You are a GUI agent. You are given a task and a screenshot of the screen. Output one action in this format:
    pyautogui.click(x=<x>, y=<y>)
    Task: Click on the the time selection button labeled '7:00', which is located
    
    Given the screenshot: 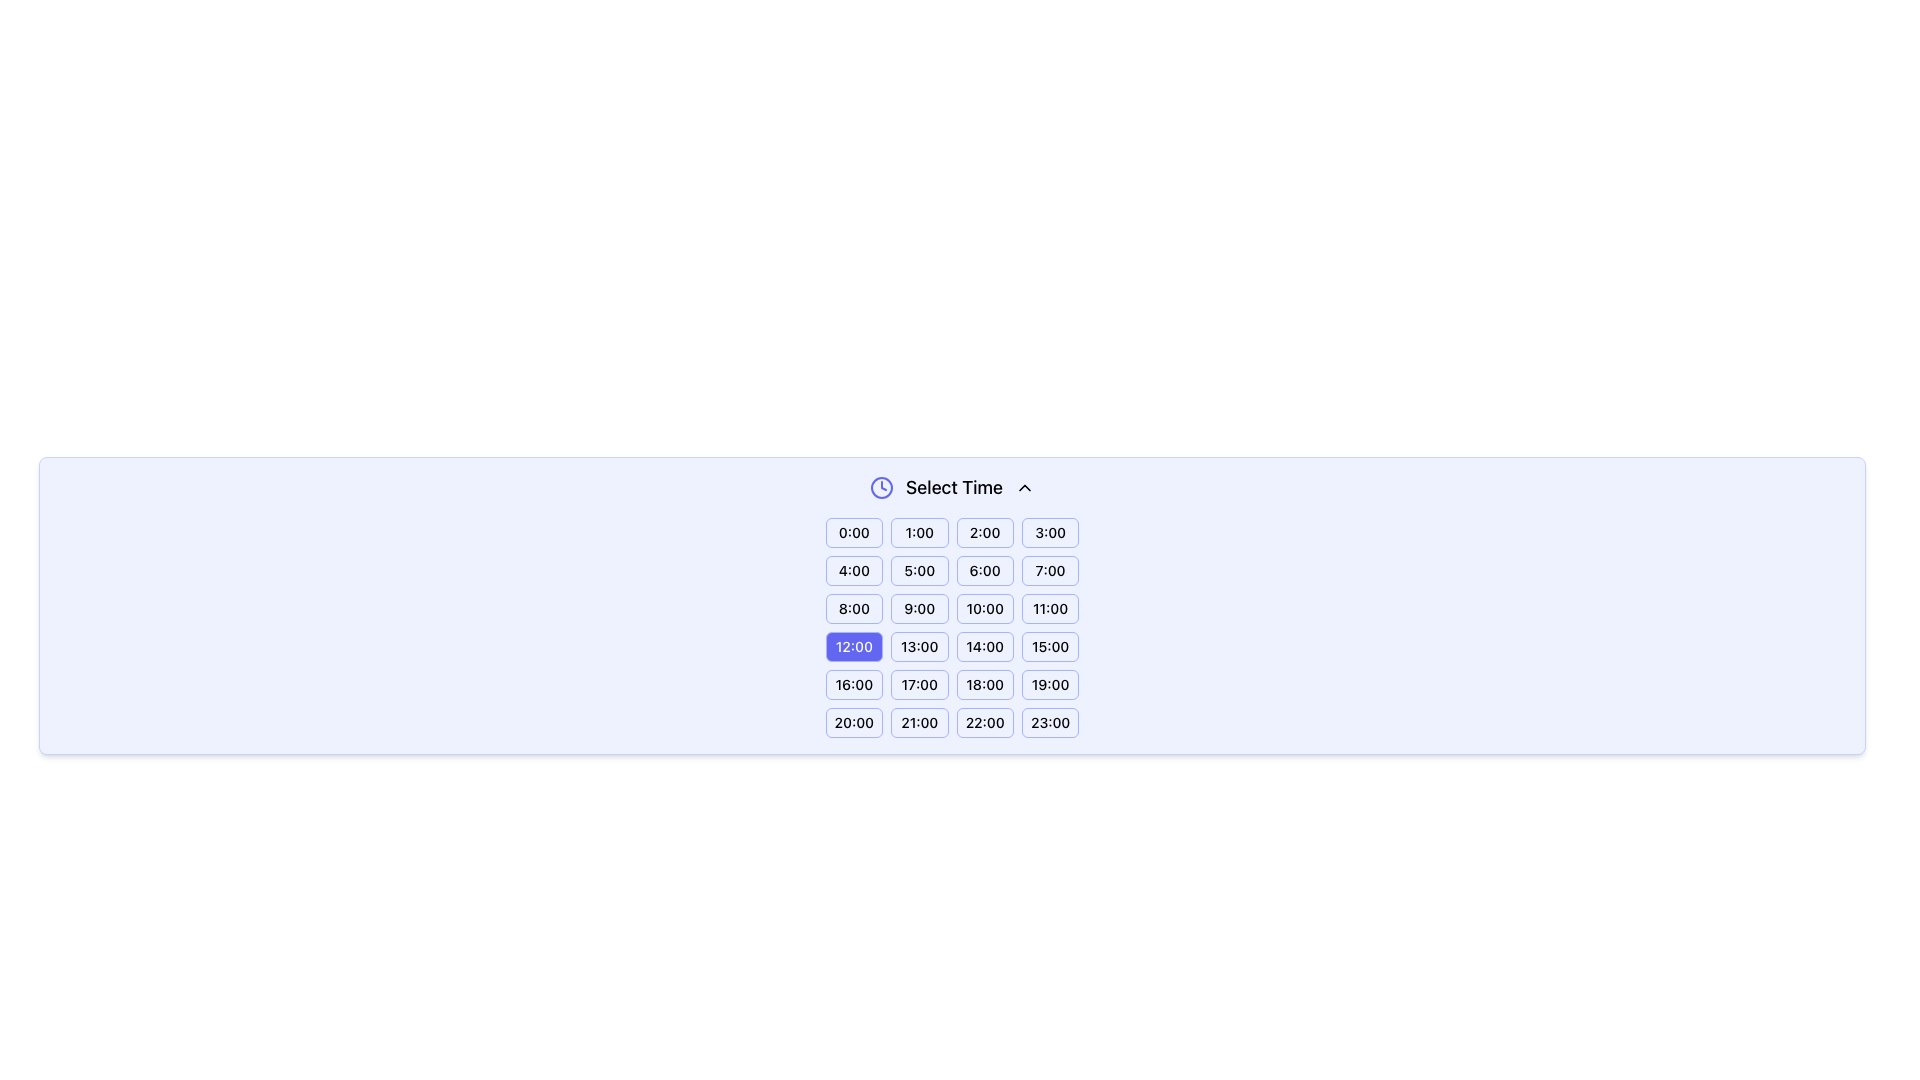 What is the action you would take?
    pyautogui.click(x=1049, y=570)
    